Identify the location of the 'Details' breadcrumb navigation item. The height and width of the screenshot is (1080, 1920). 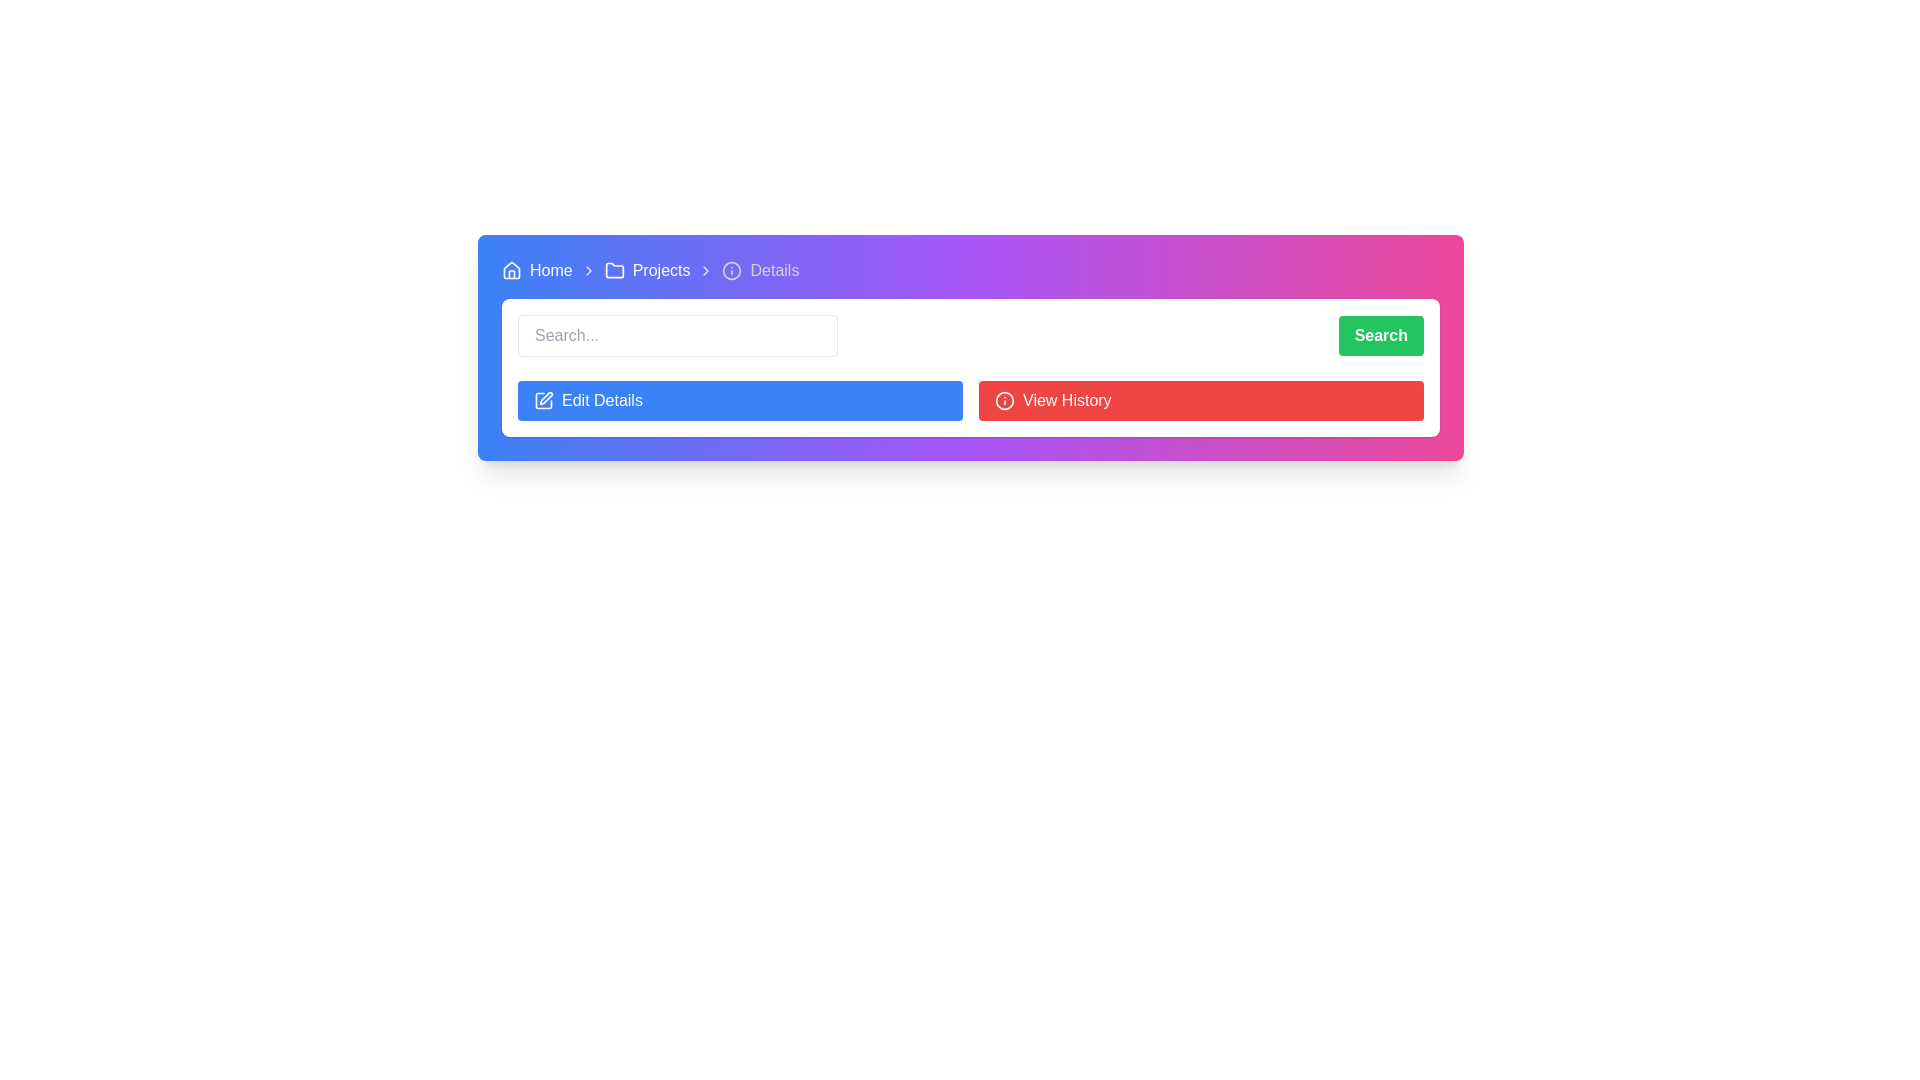
(759, 270).